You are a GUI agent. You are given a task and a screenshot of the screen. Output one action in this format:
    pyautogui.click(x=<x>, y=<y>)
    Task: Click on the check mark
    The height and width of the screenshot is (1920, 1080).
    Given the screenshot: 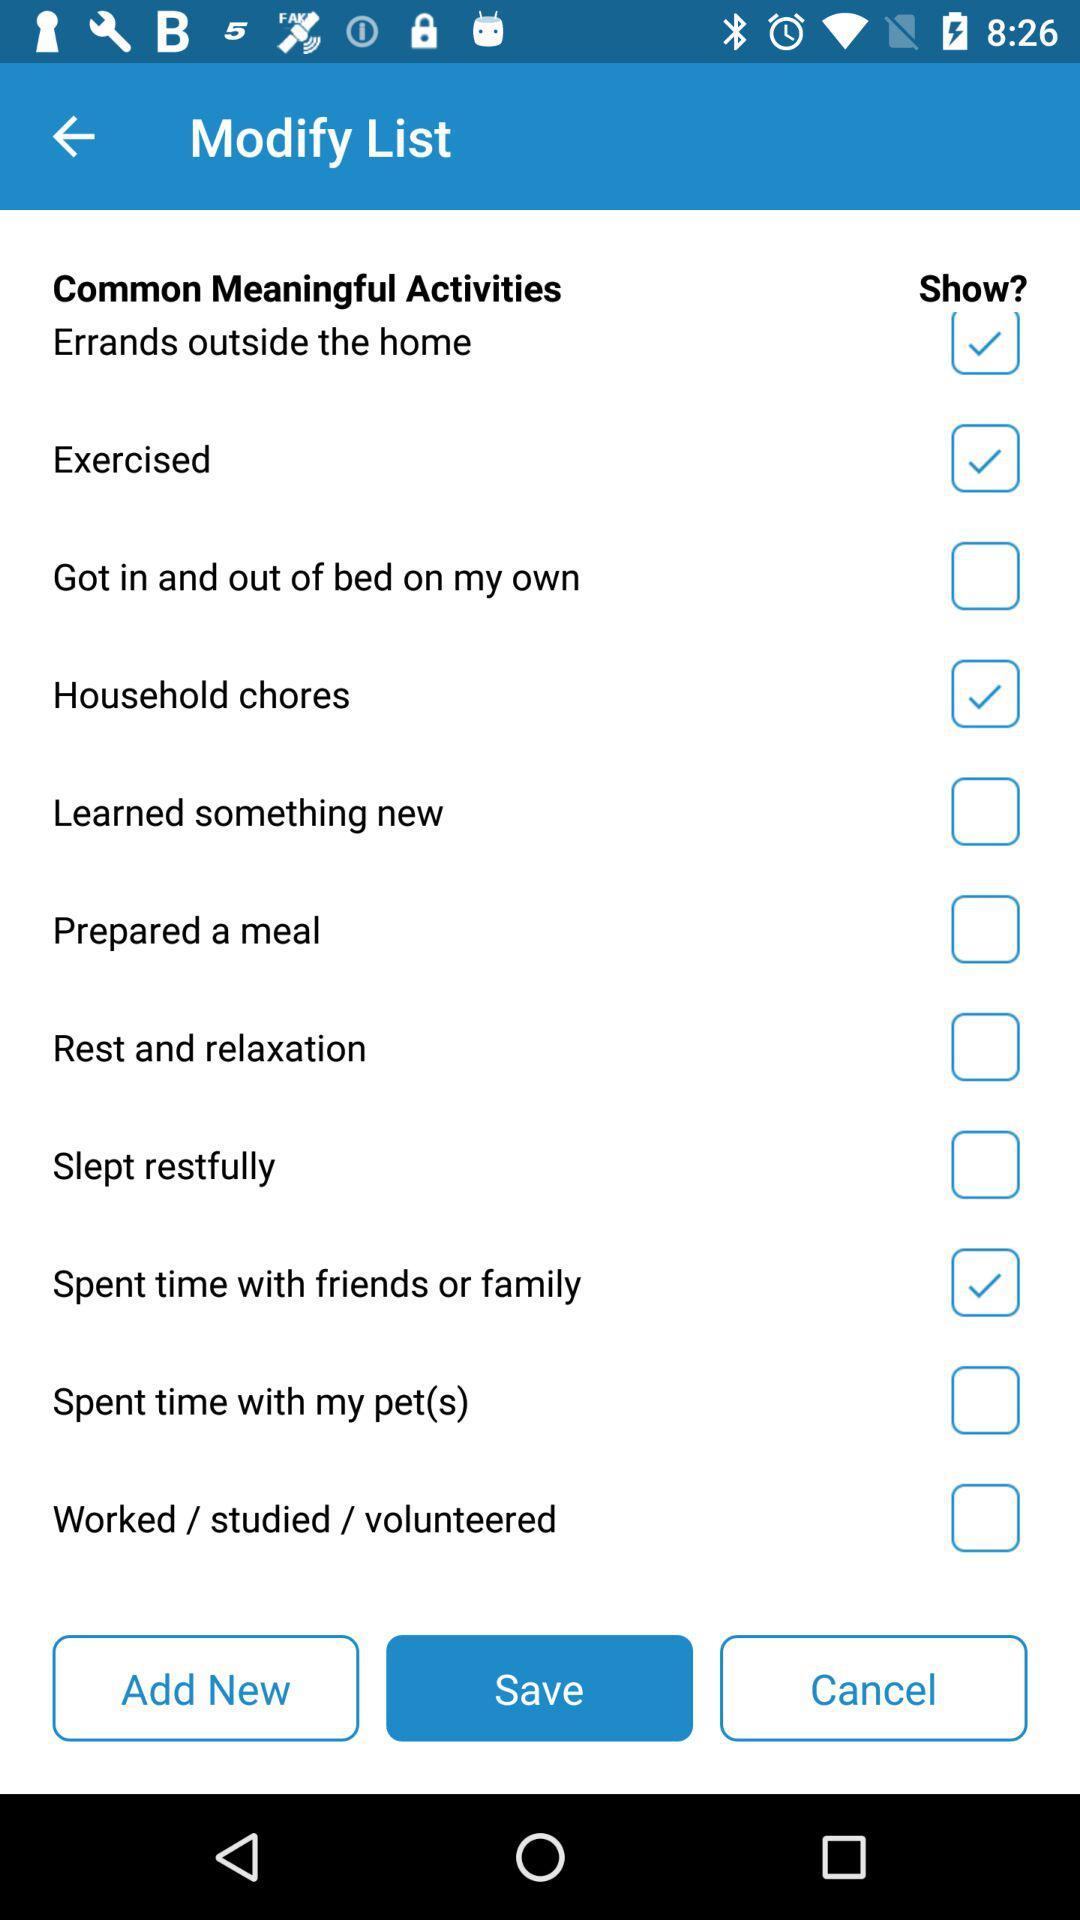 What is the action you would take?
    pyautogui.click(x=984, y=1399)
    